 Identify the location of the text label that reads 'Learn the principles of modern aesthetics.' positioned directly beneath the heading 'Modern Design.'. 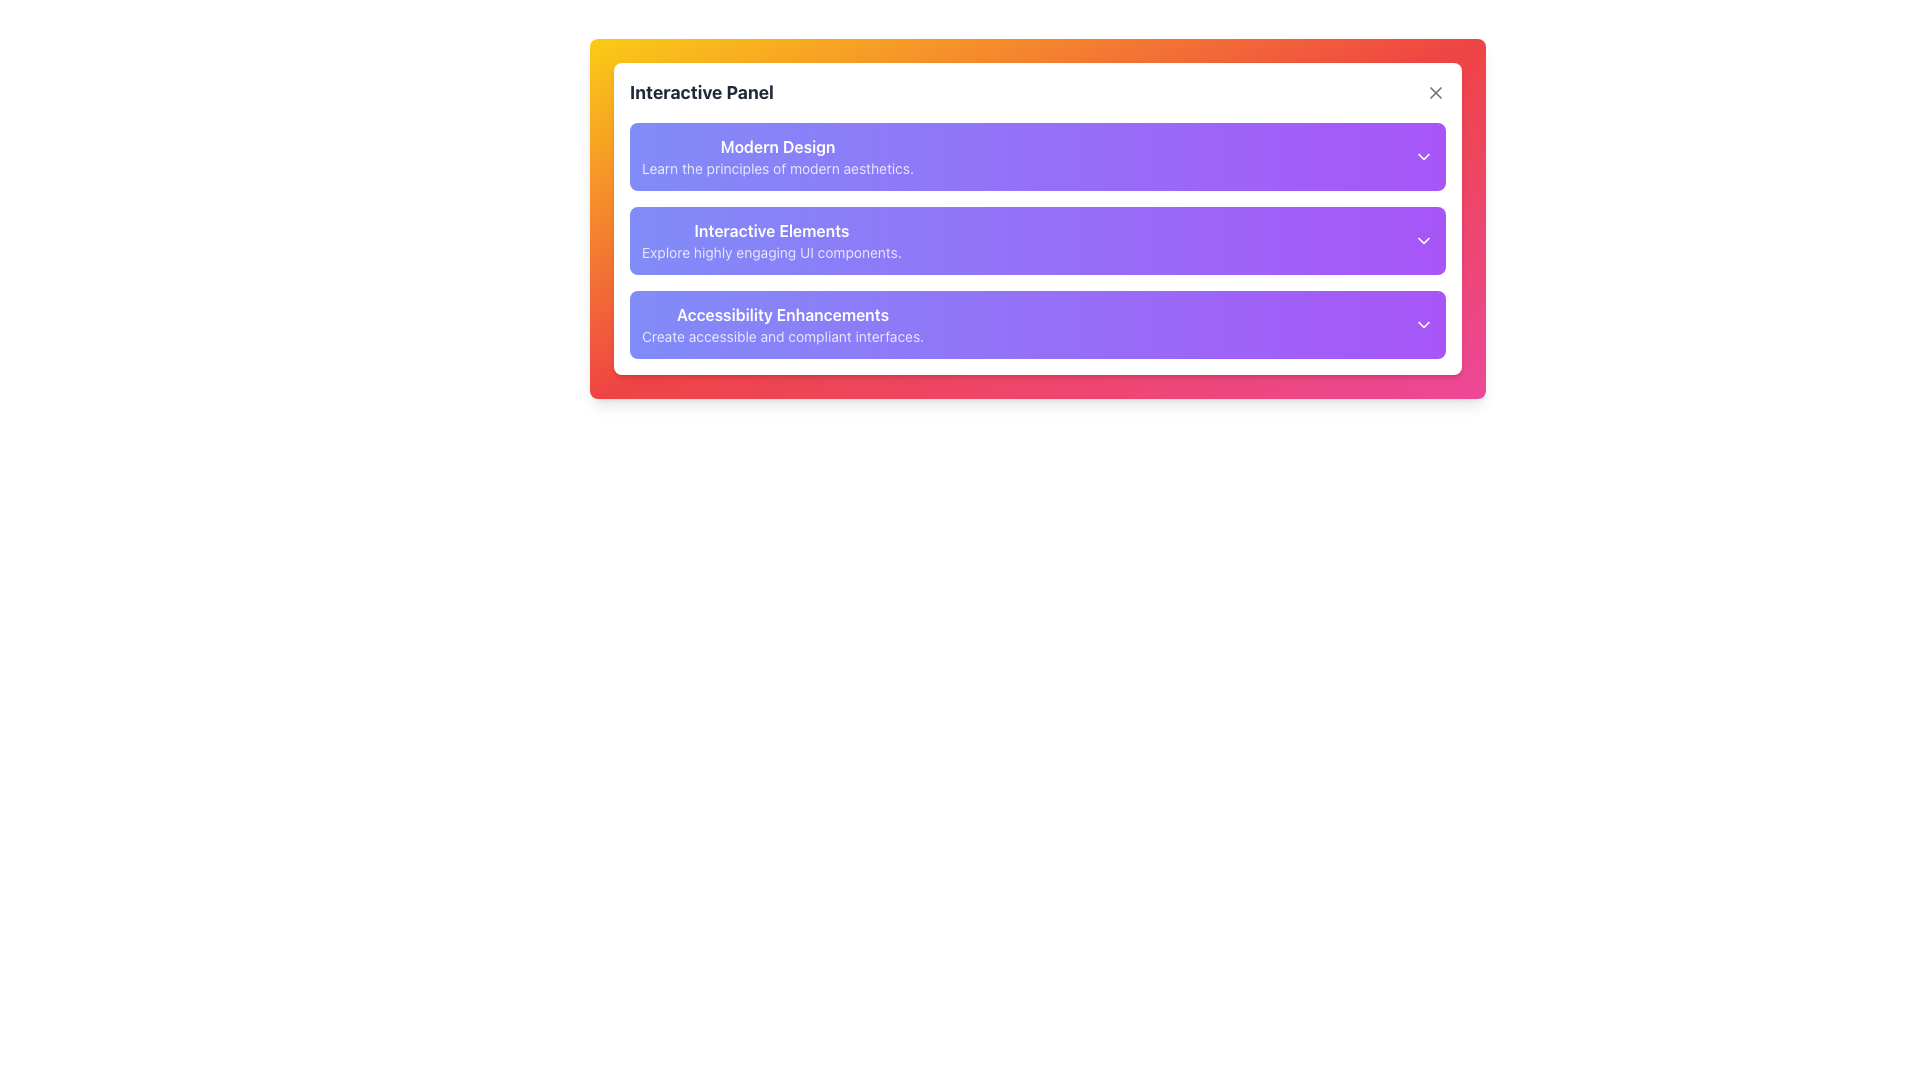
(776, 168).